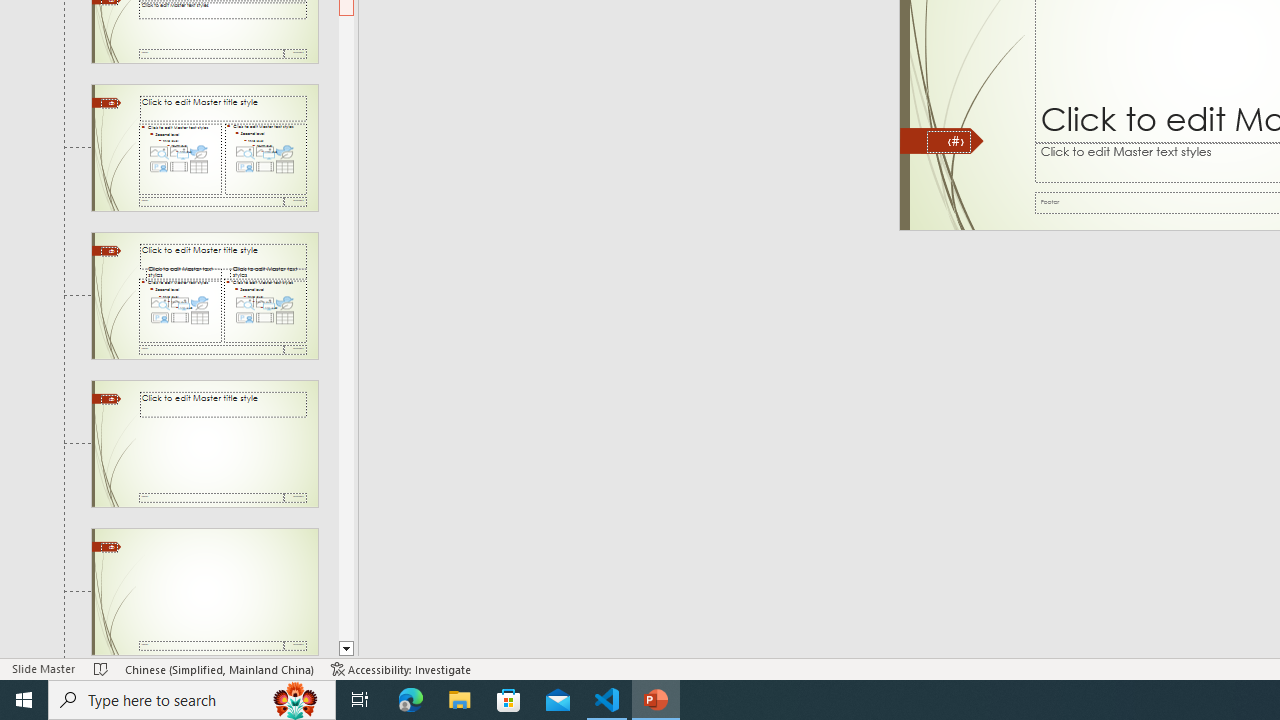  I want to click on 'Freeform 11', so click(941, 140).